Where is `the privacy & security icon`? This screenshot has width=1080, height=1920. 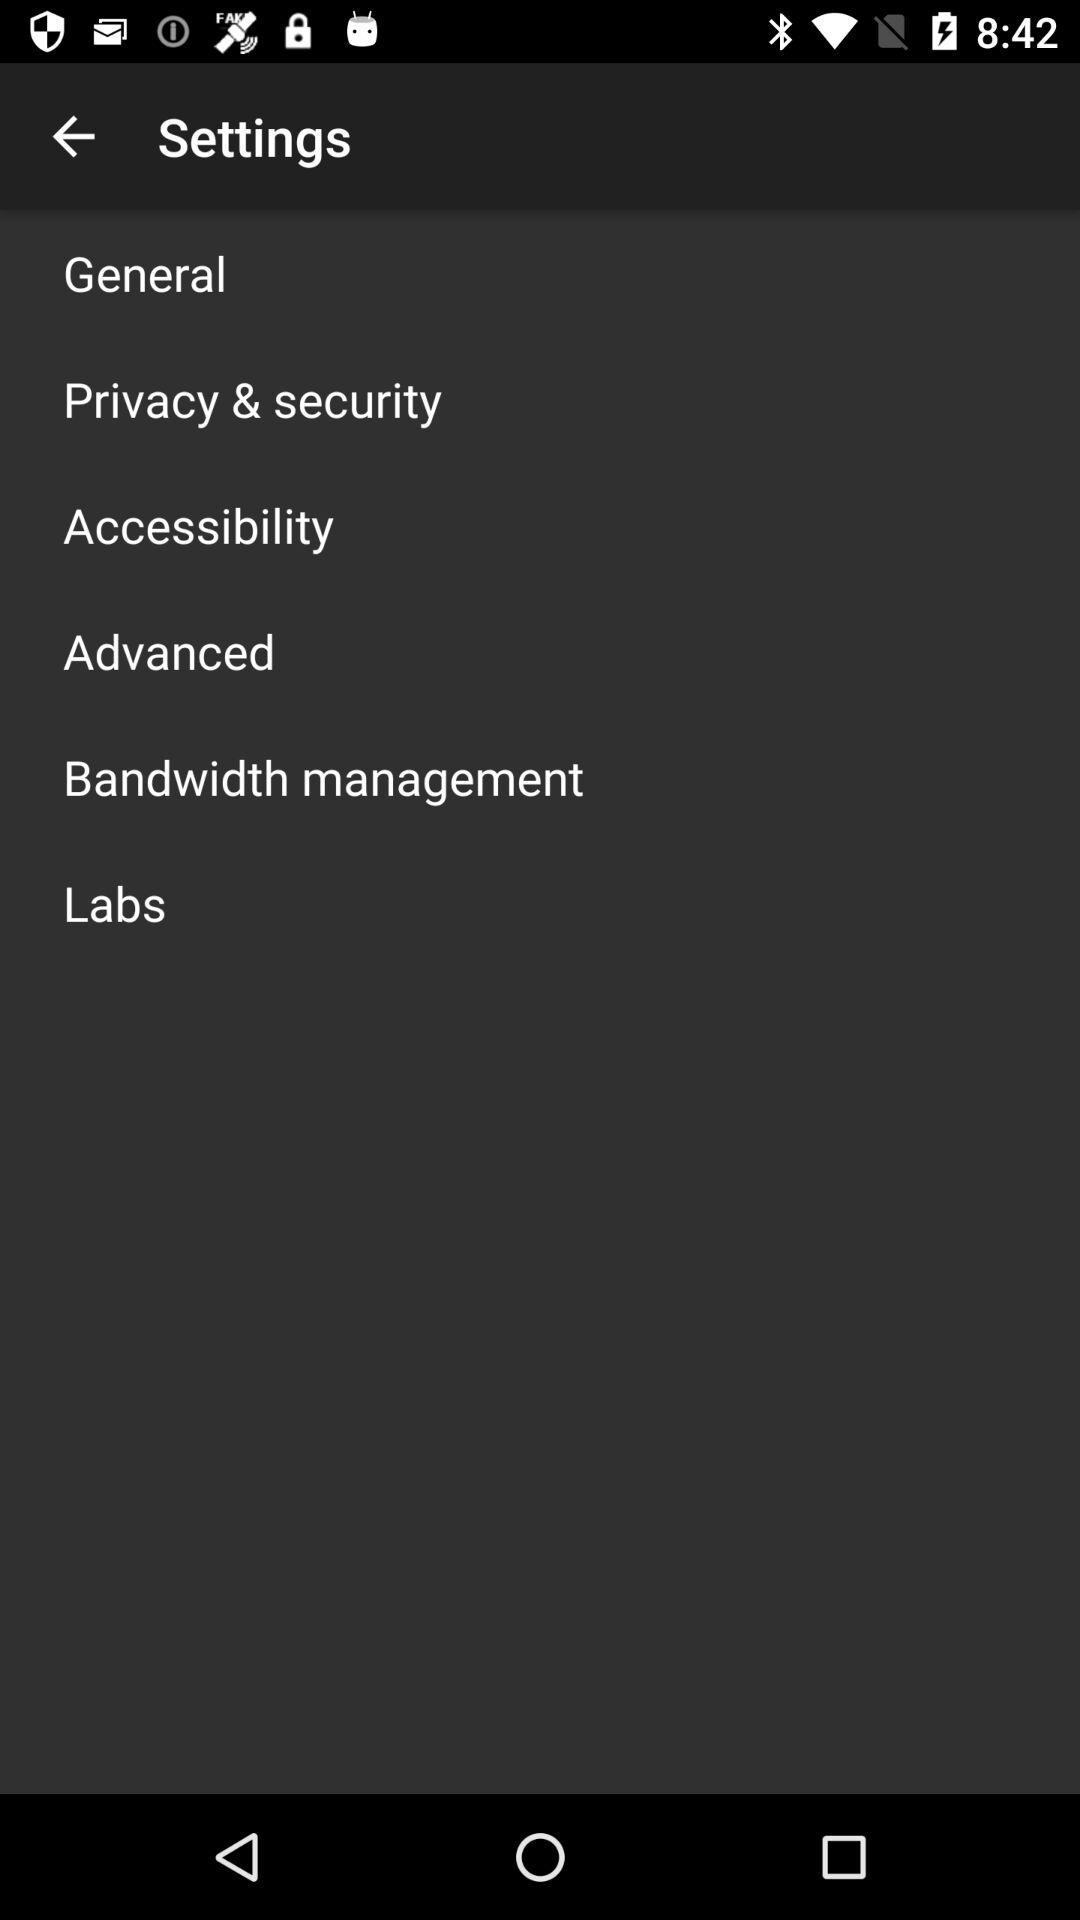
the privacy & security icon is located at coordinates (251, 398).